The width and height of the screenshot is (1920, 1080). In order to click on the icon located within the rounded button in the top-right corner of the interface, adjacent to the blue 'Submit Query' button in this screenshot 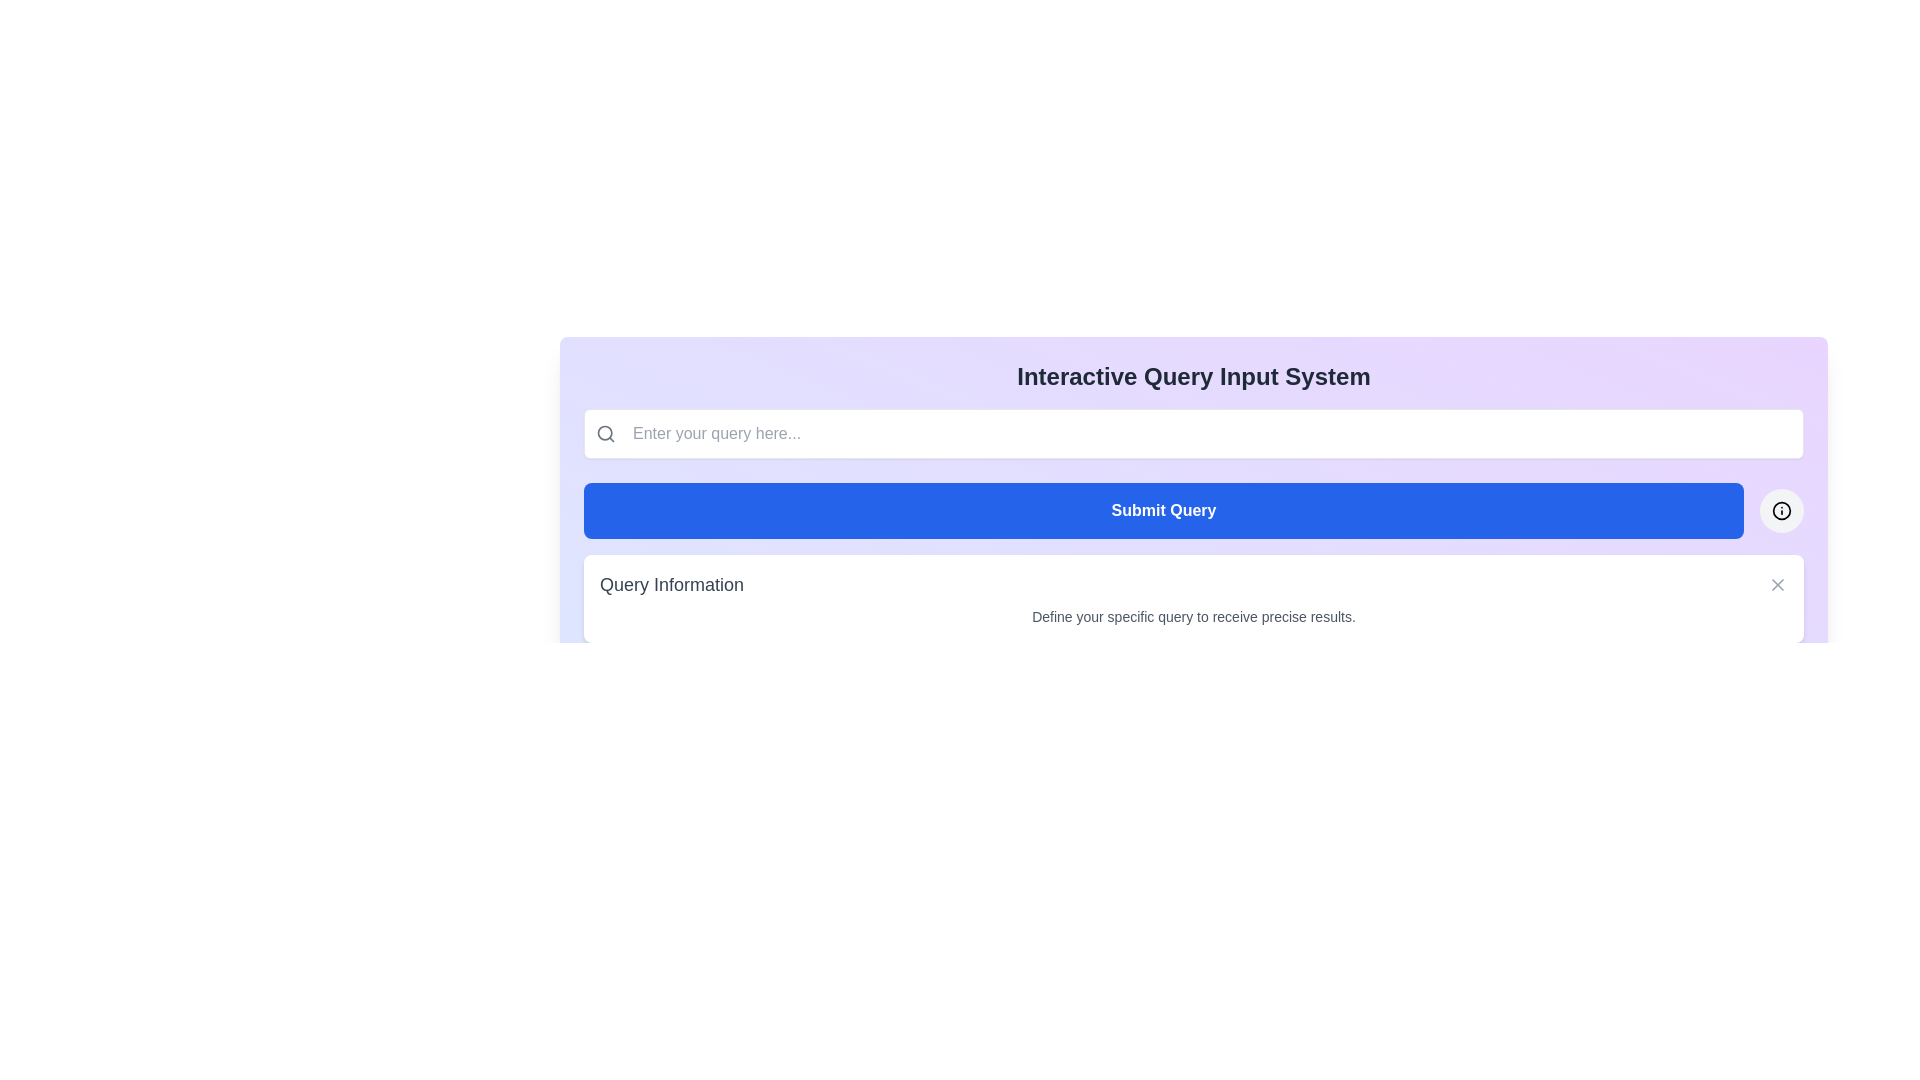, I will do `click(1781, 509)`.